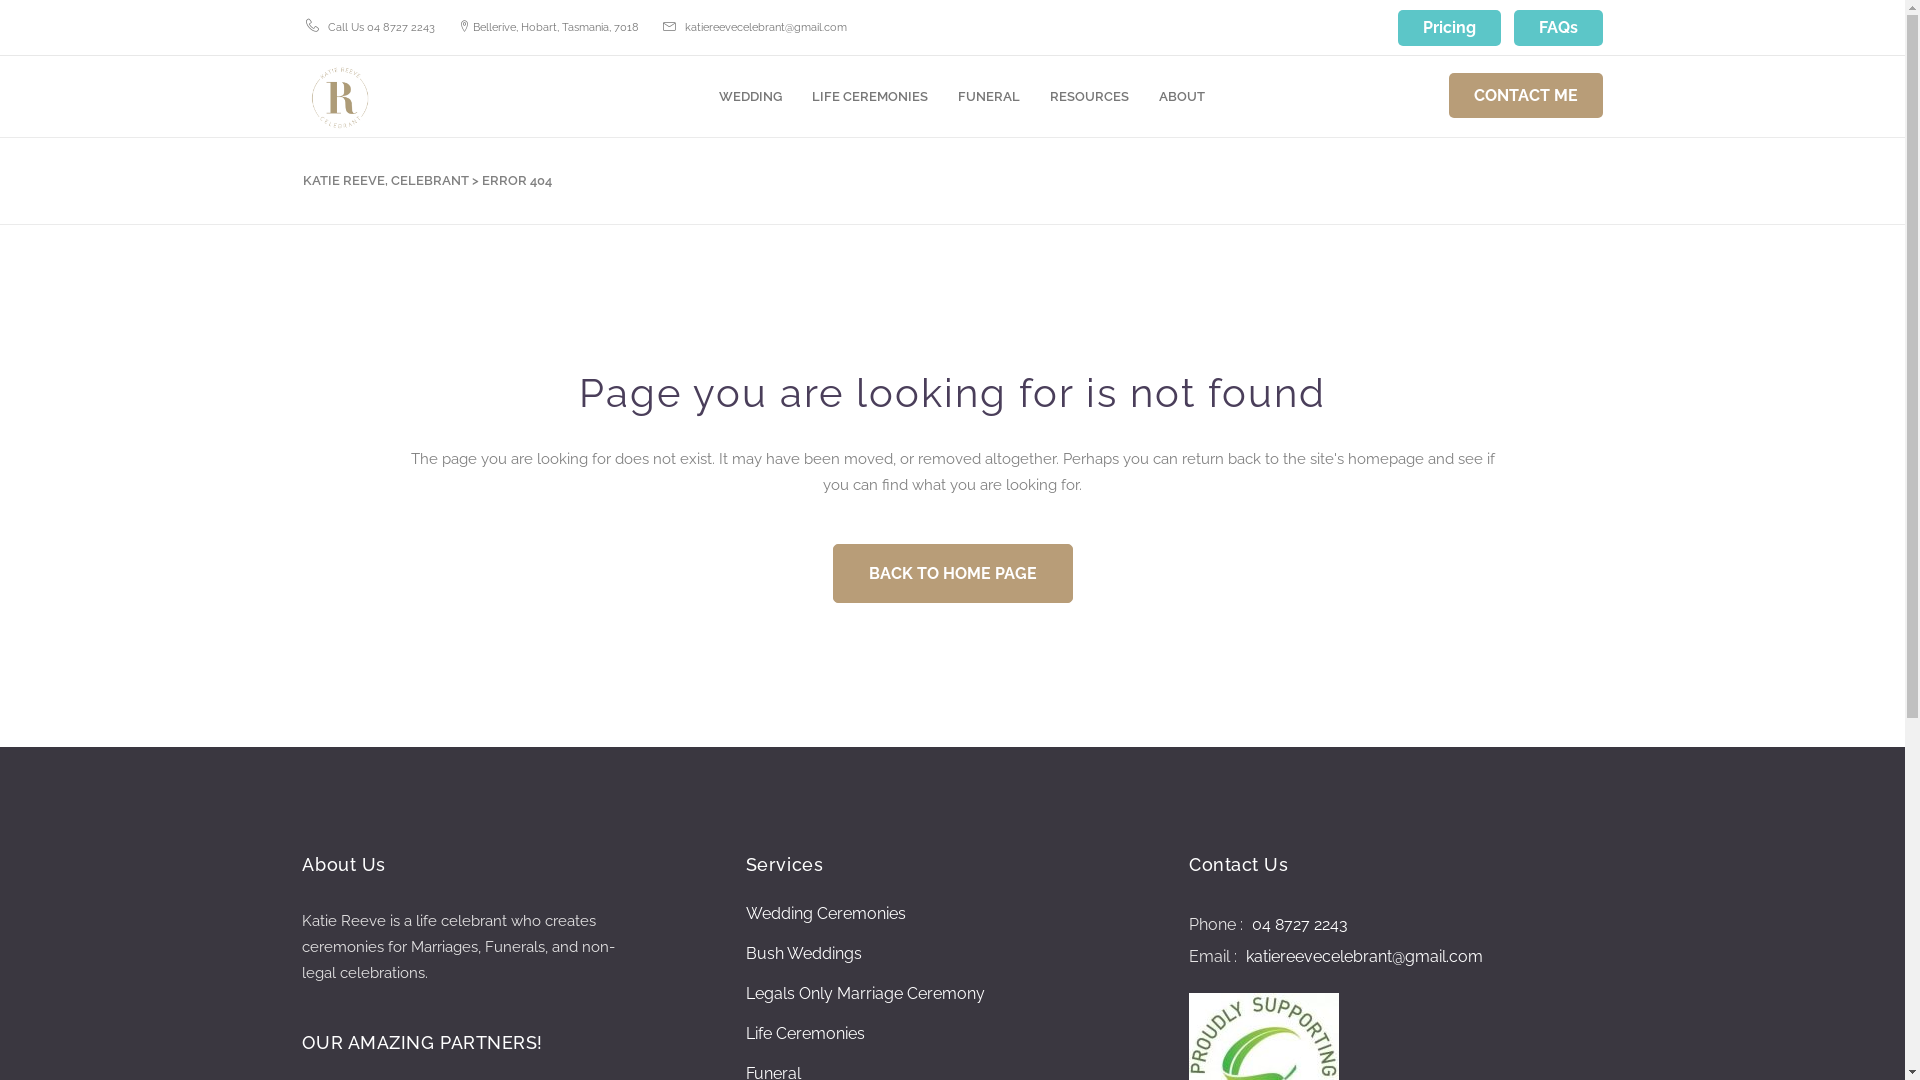 The height and width of the screenshot is (1080, 1920). I want to click on 'Call Us 04 8727 2243', so click(381, 26).